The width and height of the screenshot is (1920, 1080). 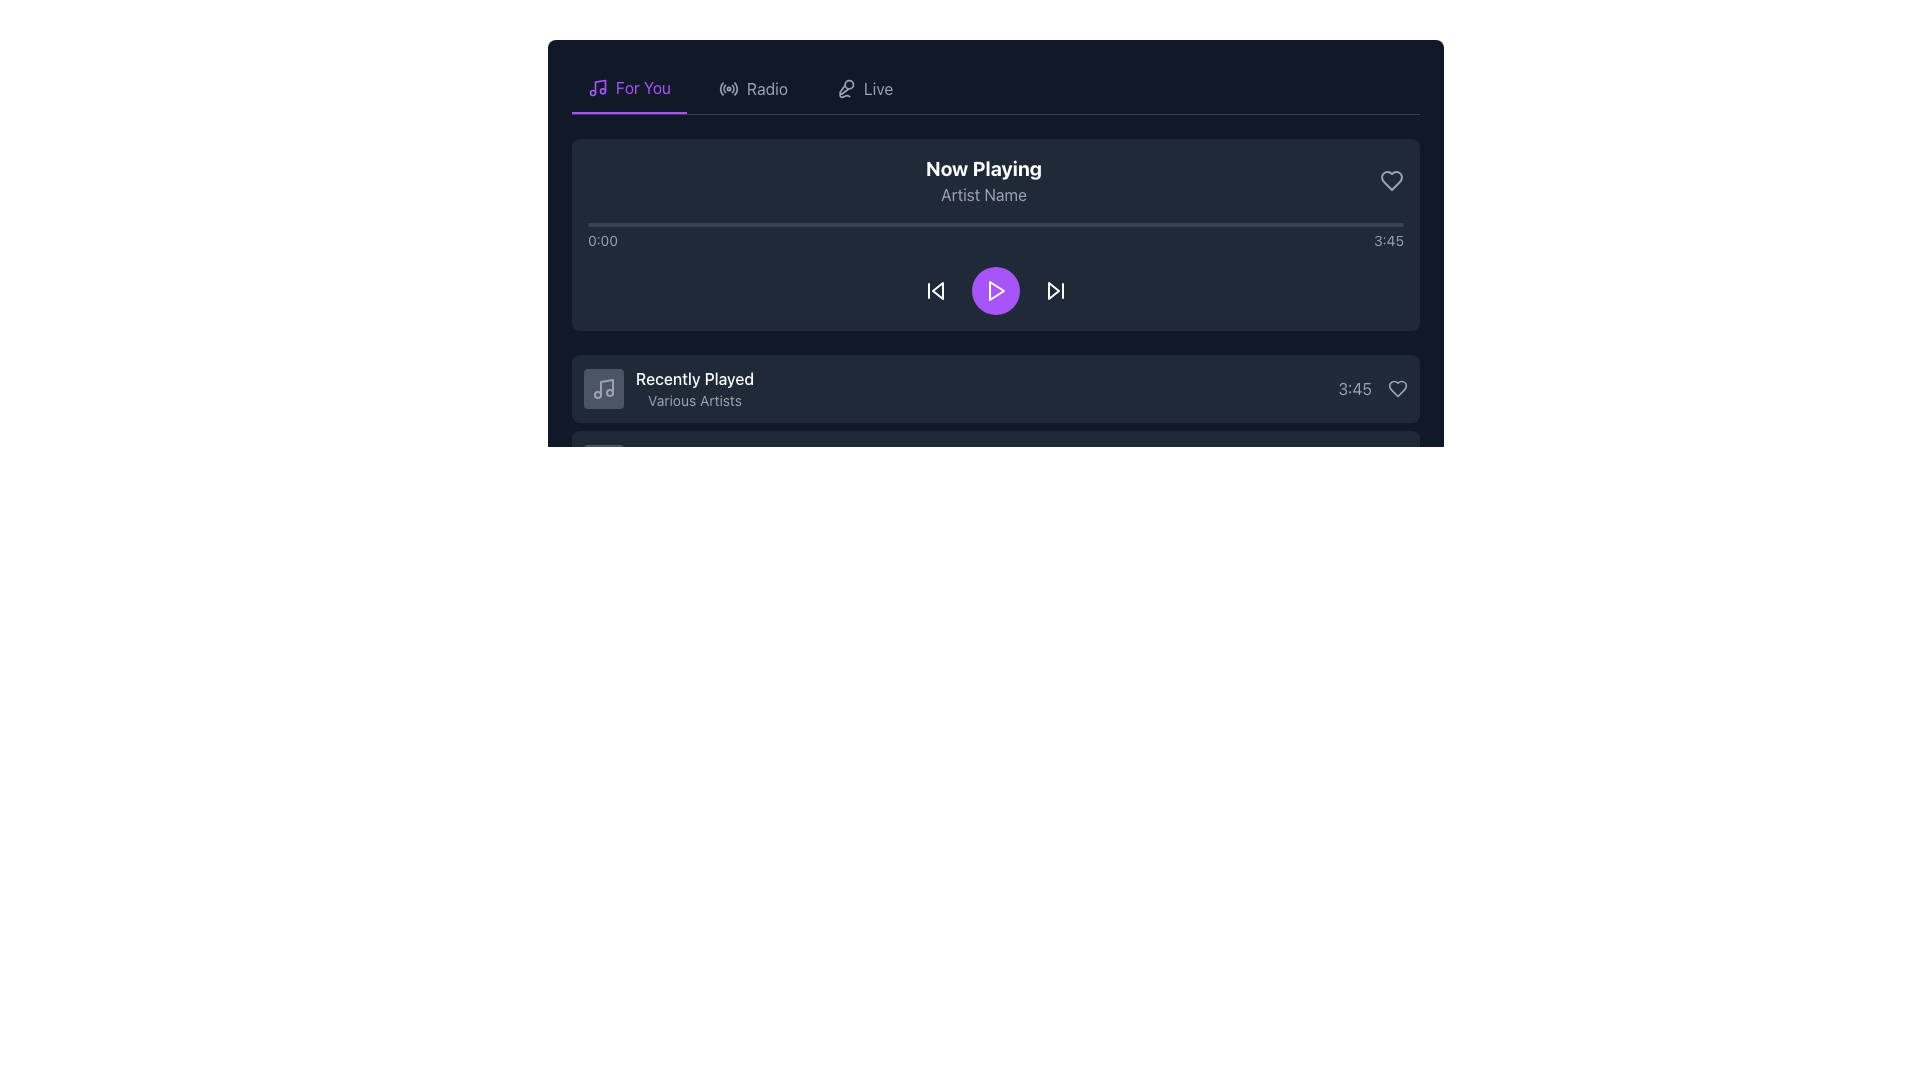 What do you see at coordinates (695, 389) in the screenshot?
I see `the Text Label that describes recently played music` at bounding box center [695, 389].